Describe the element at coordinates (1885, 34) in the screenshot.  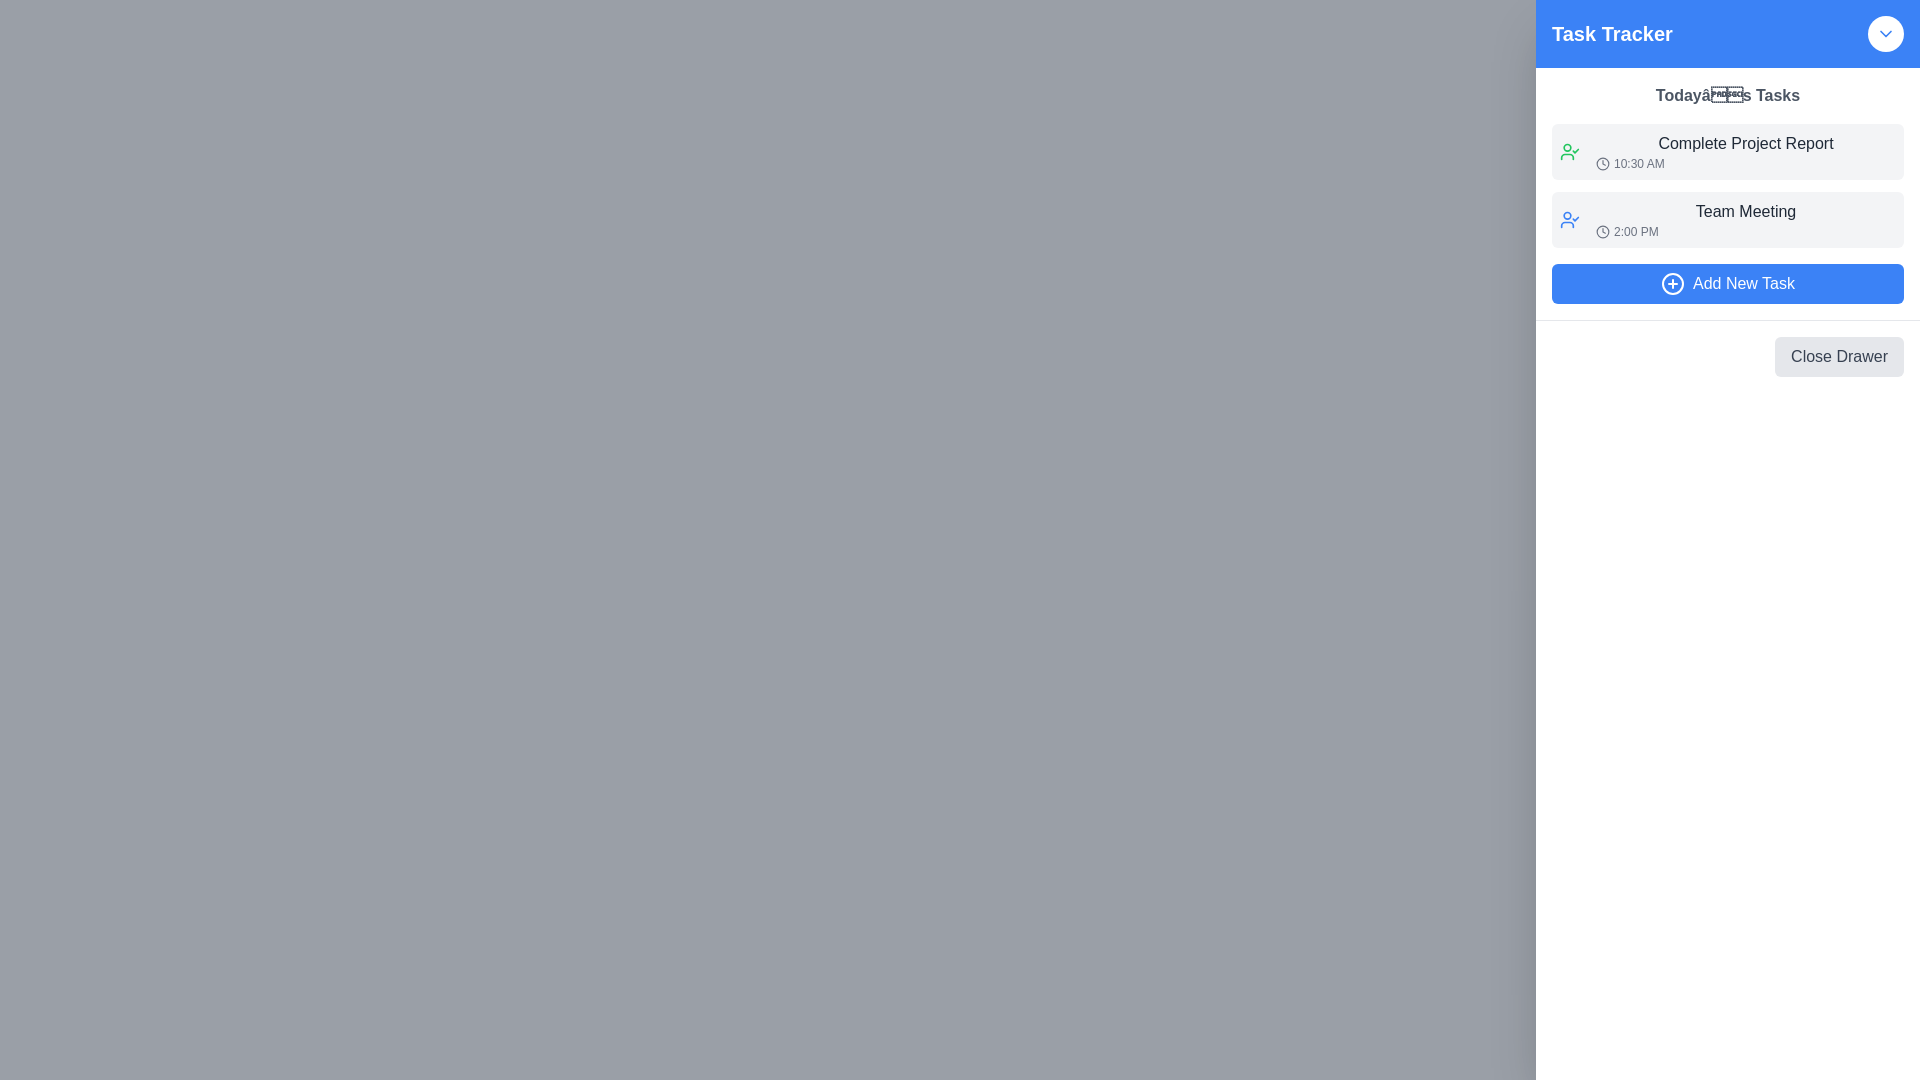
I see `the chevron-down icon within the circular button in the top-right section of the interface, next to the 'Task Tracker' title` at that location.